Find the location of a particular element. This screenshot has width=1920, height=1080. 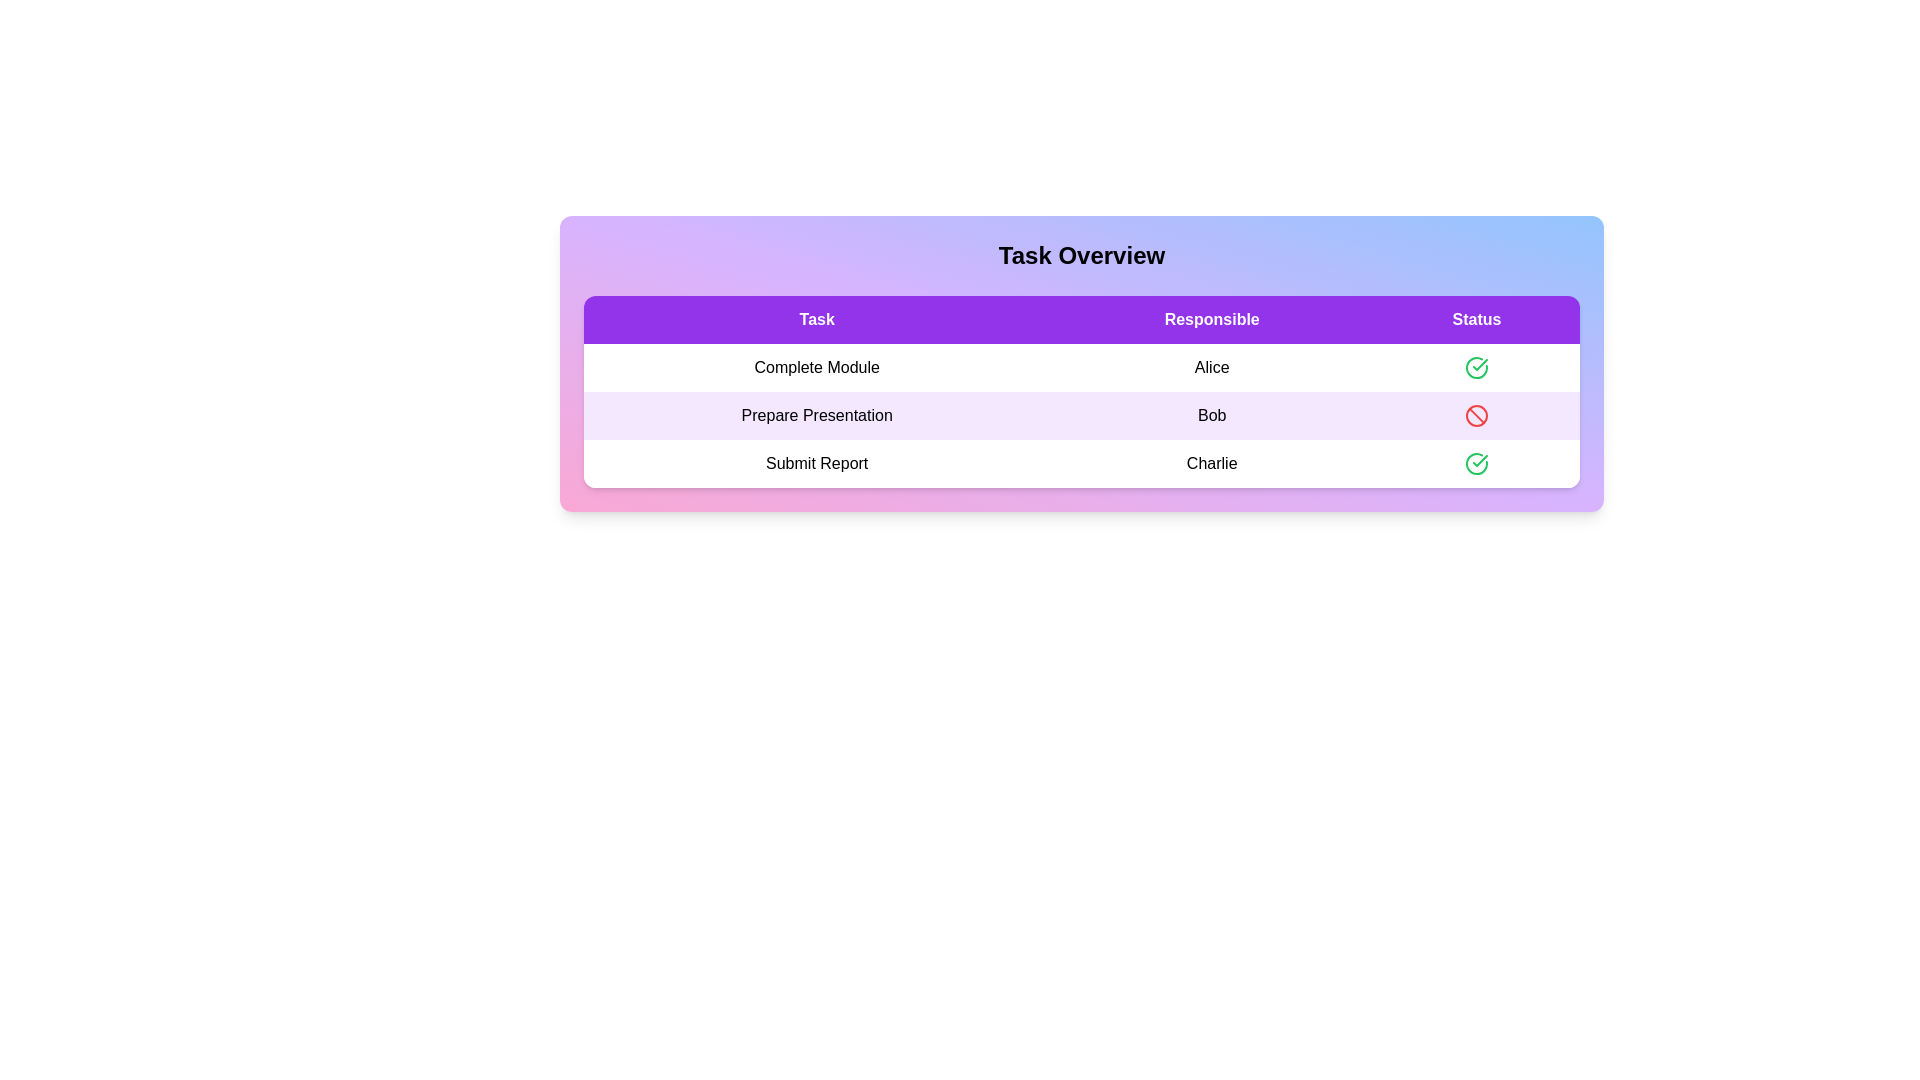

the task name in the second row of the task overview table, which is located below 'Complete Module - Alice' and above 'Submit Report - Charlie' is located at coordinates (1080, 415).